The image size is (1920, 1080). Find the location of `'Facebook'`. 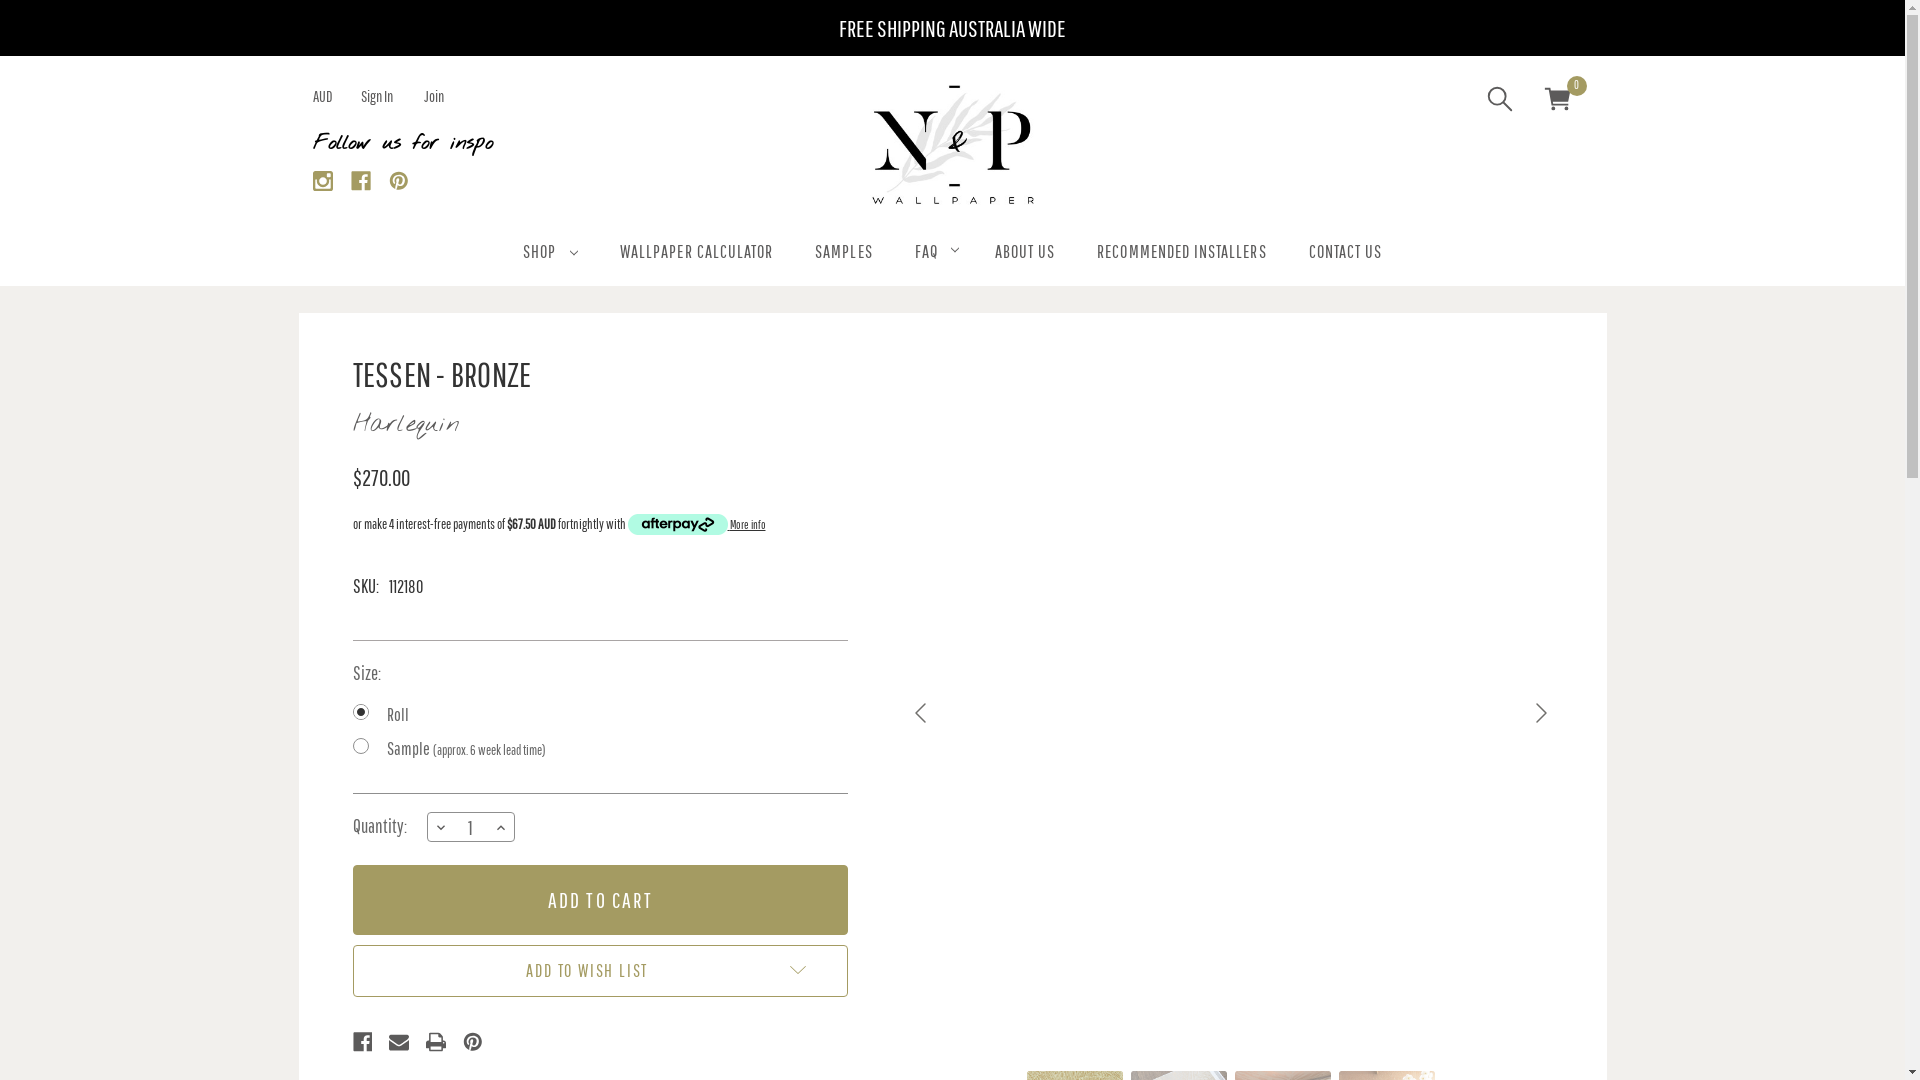

'Facebook' is located at coordinates (360, 180).